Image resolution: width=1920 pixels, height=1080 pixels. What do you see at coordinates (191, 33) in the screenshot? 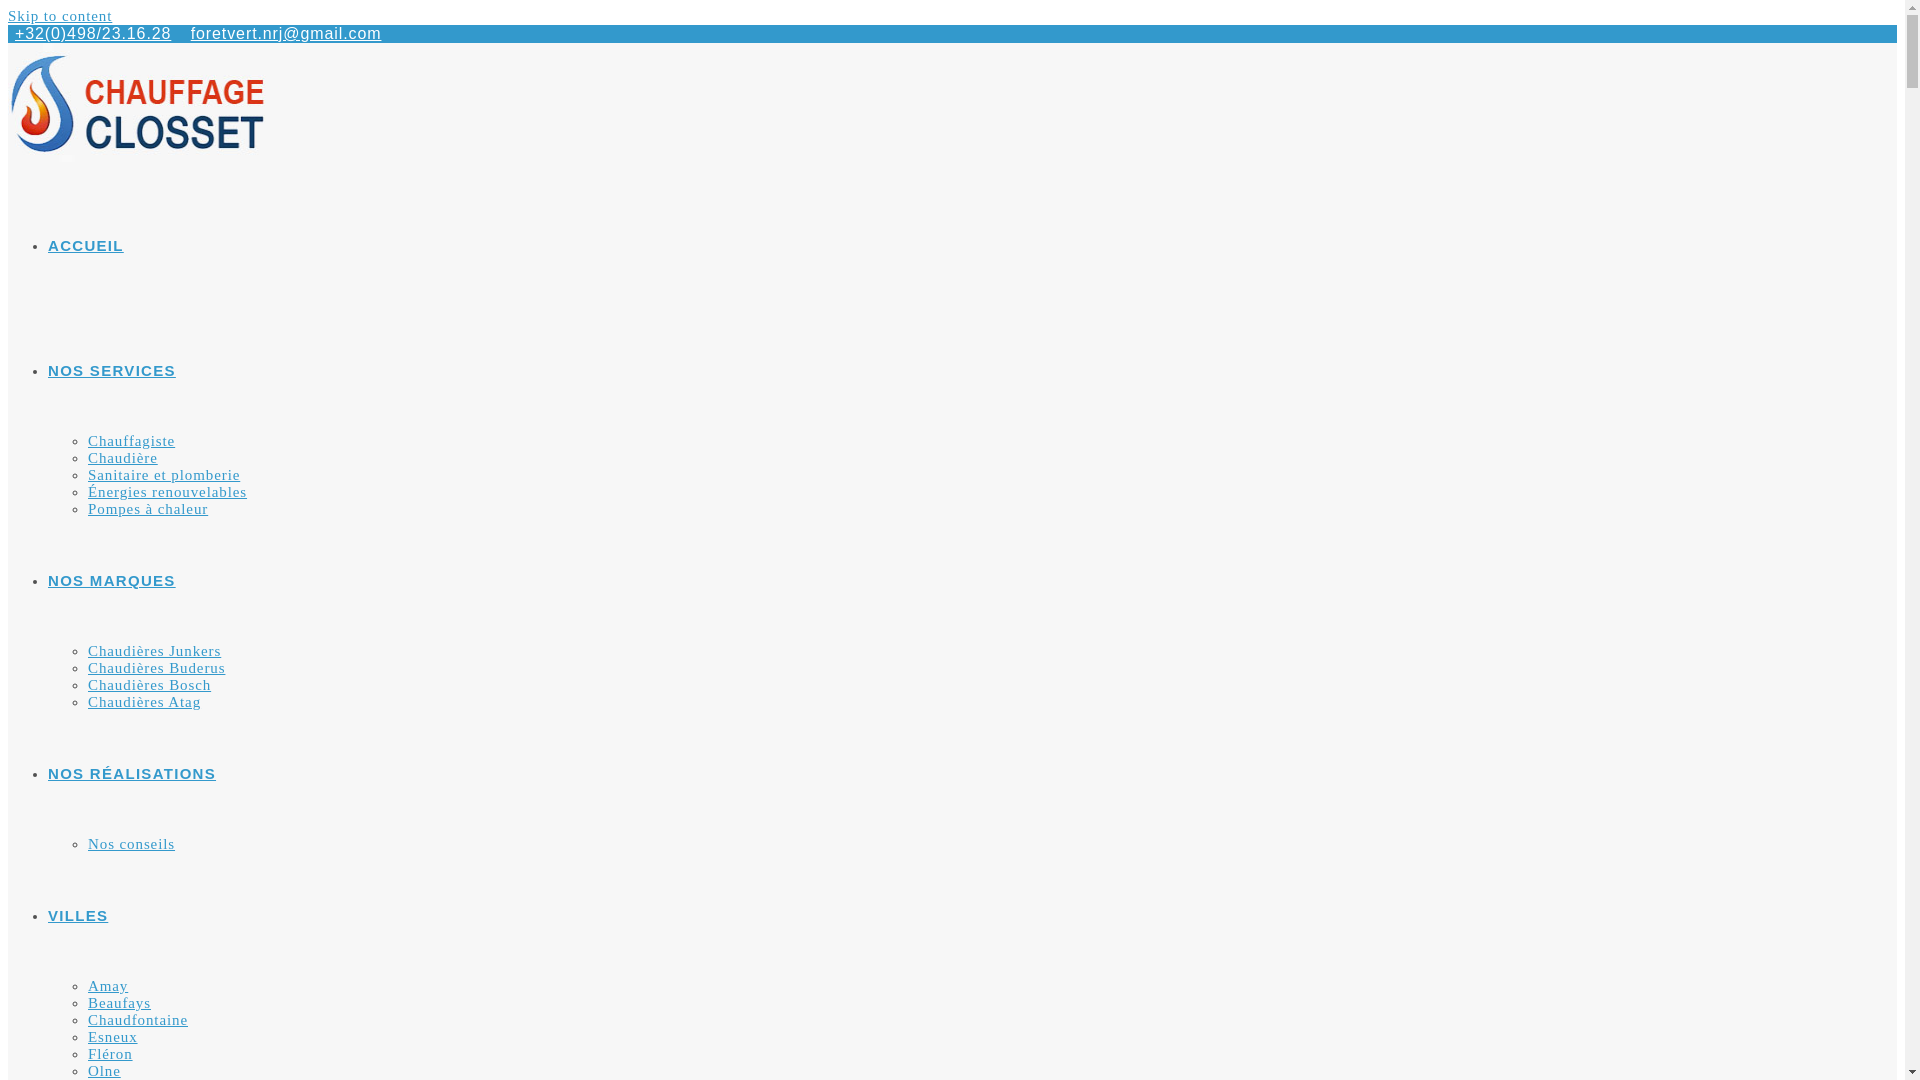
I see `'foretvert.nrj@gmail.com'` at bounding box center [191, 33].